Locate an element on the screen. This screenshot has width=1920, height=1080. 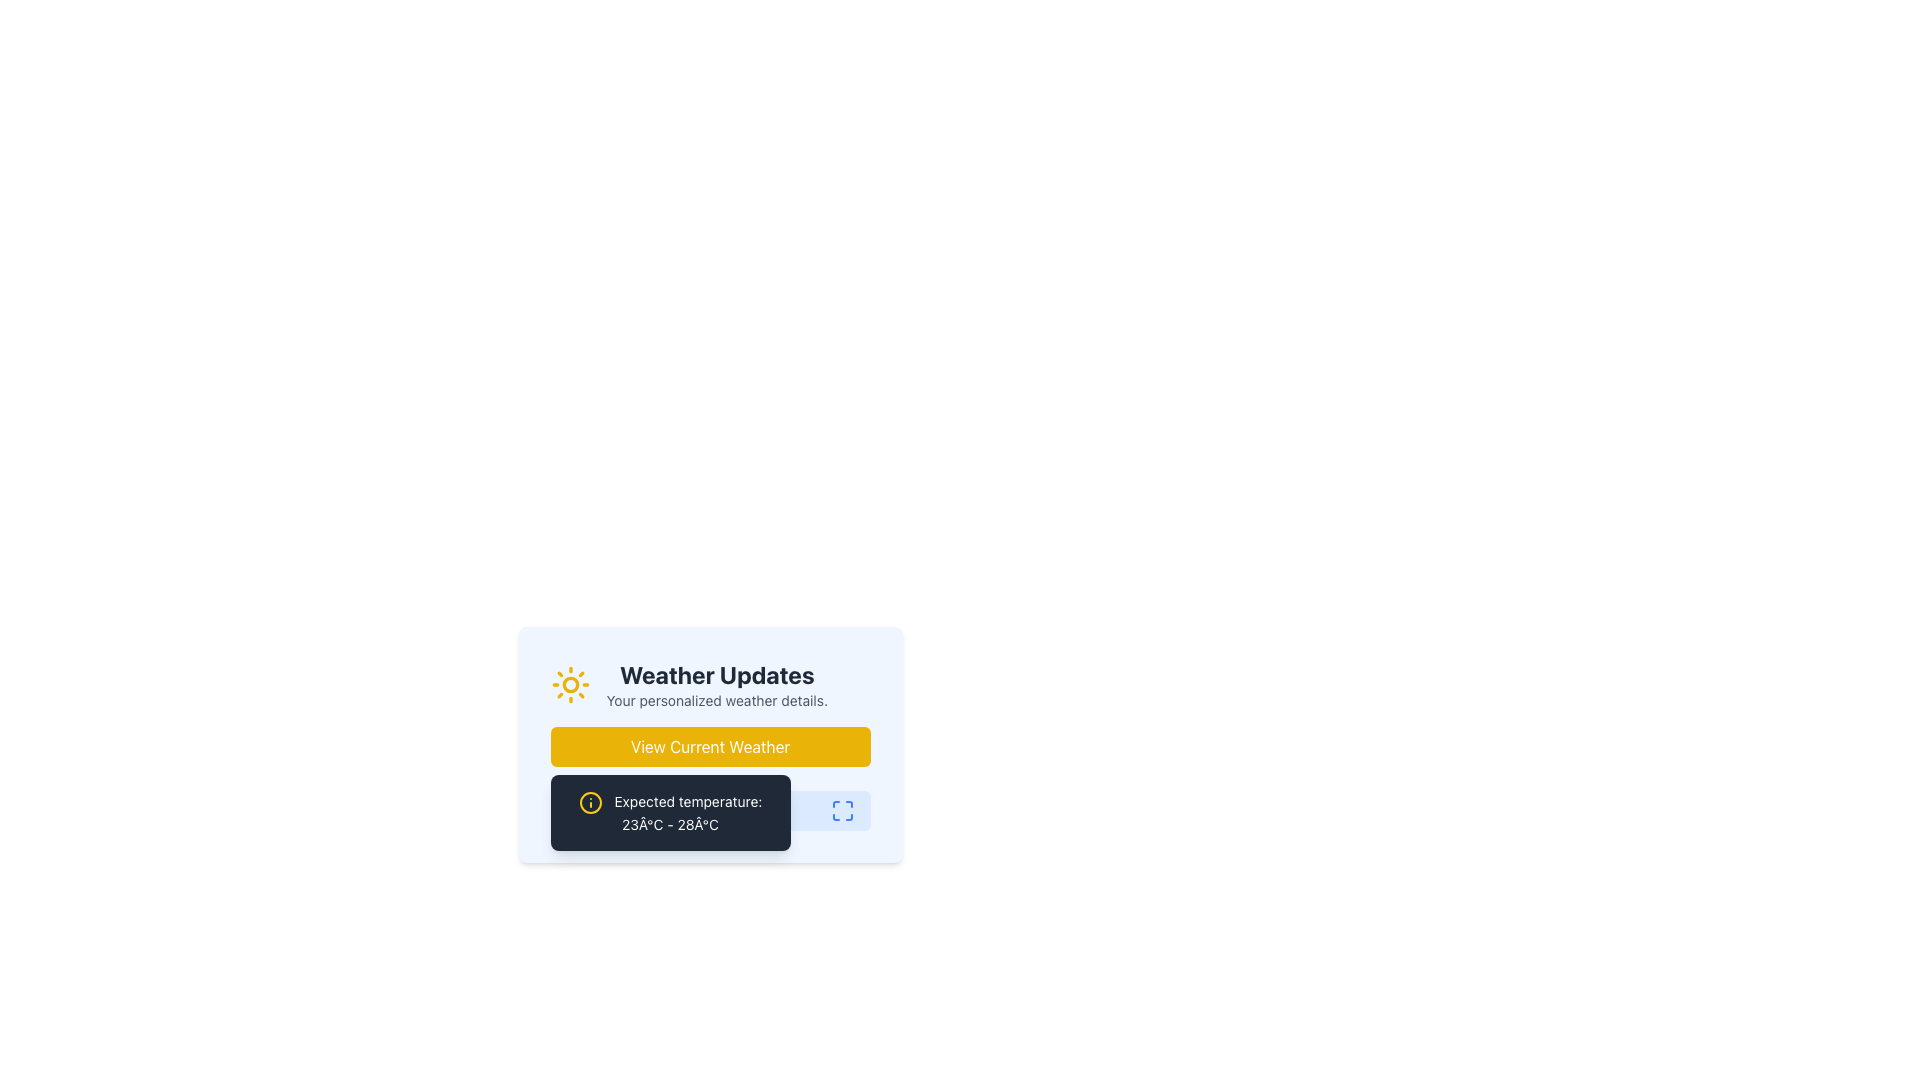
the yellow button labeled 'View Current Weather' to trigger the hover effect, which darkens the button's background color is located at coordinates (710, 747).